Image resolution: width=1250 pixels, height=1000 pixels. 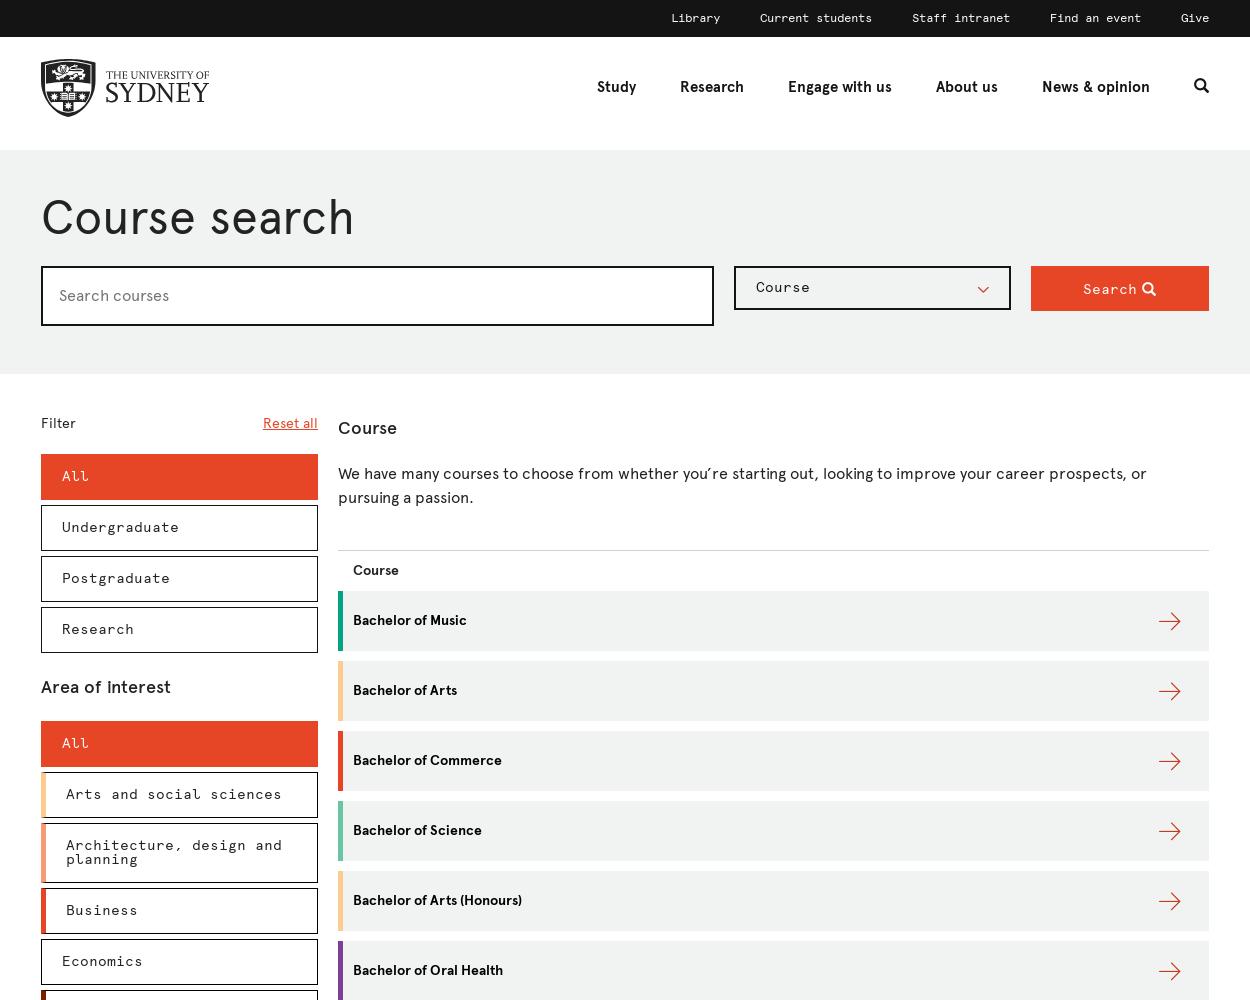 What do you see at coordinates (352, 760) in the screenshot?
I see `'Bachelor of Commerce'` at bounding box center [352, 760].